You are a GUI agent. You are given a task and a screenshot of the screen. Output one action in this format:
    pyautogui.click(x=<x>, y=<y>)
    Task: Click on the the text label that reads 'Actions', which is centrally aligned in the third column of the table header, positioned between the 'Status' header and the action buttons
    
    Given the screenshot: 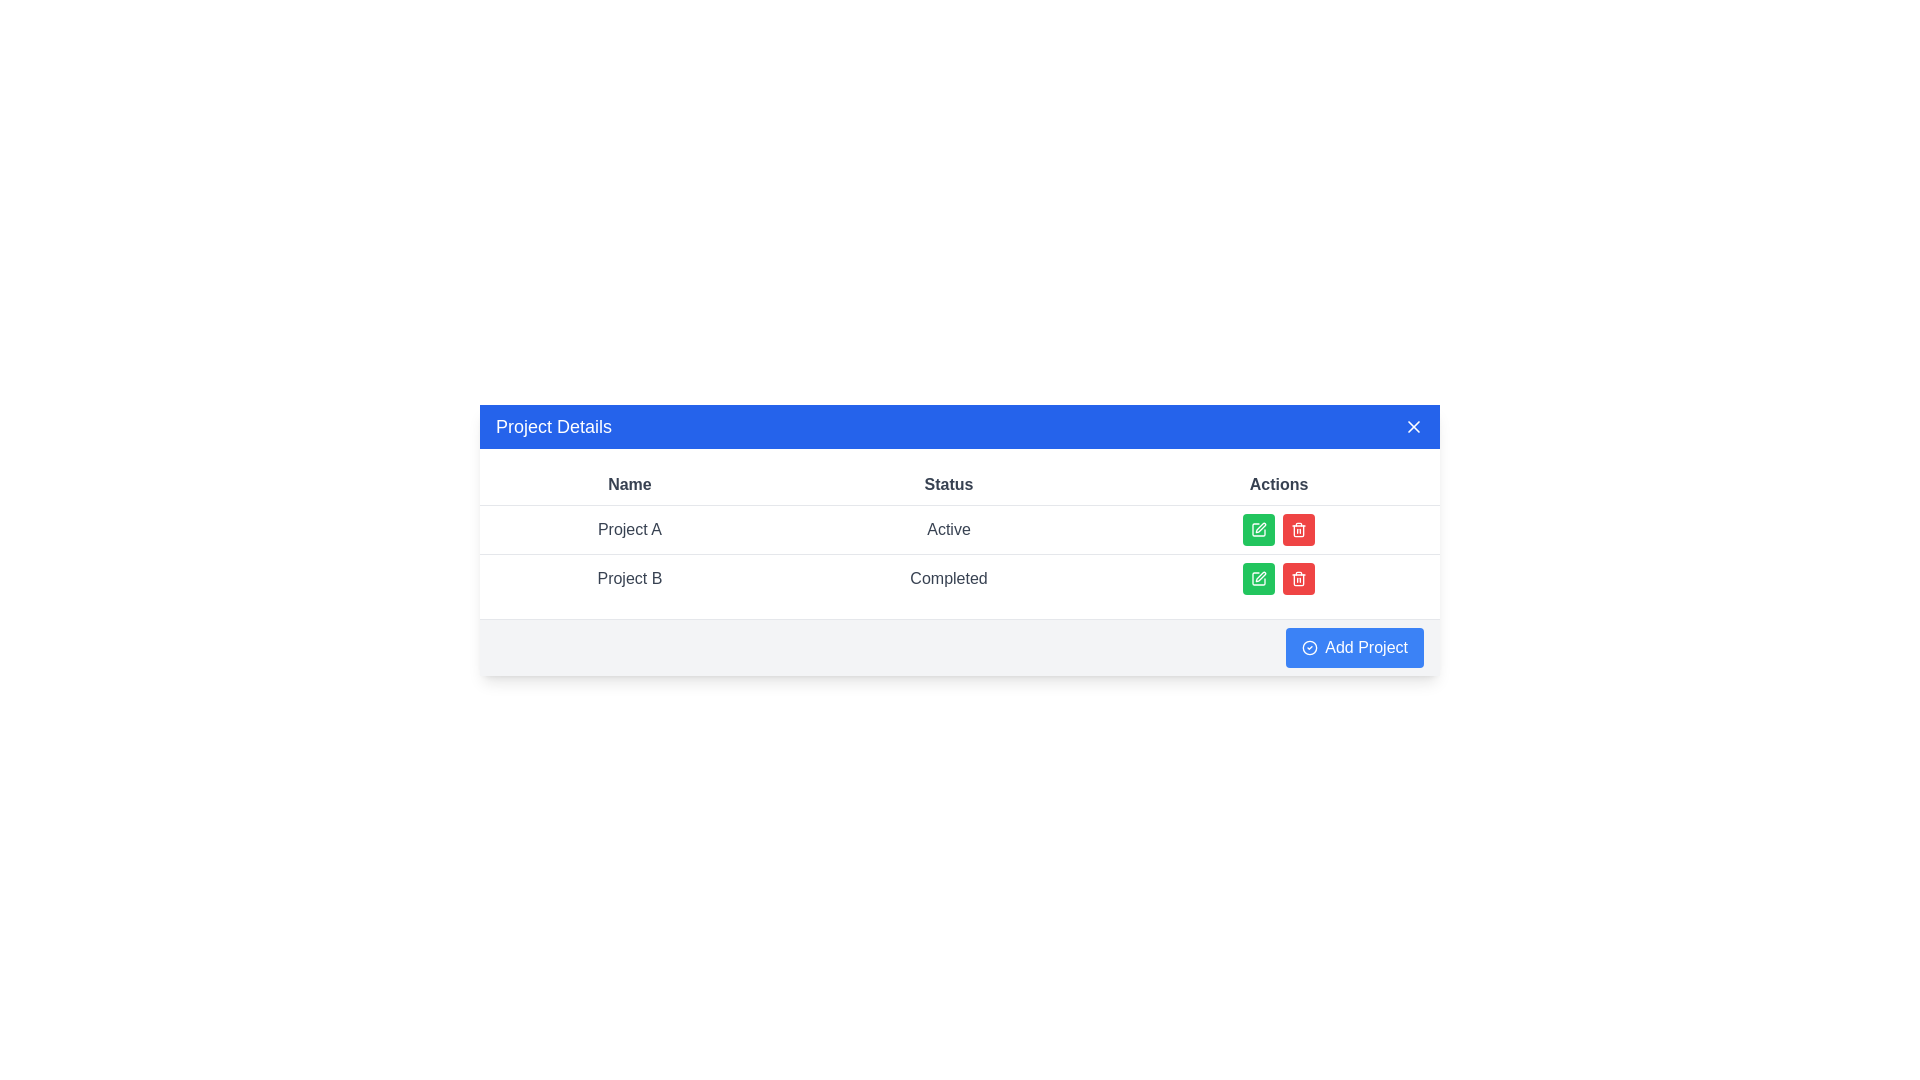 What is the action you would take?
    pyautogui.click(x=1278, y=484)
    